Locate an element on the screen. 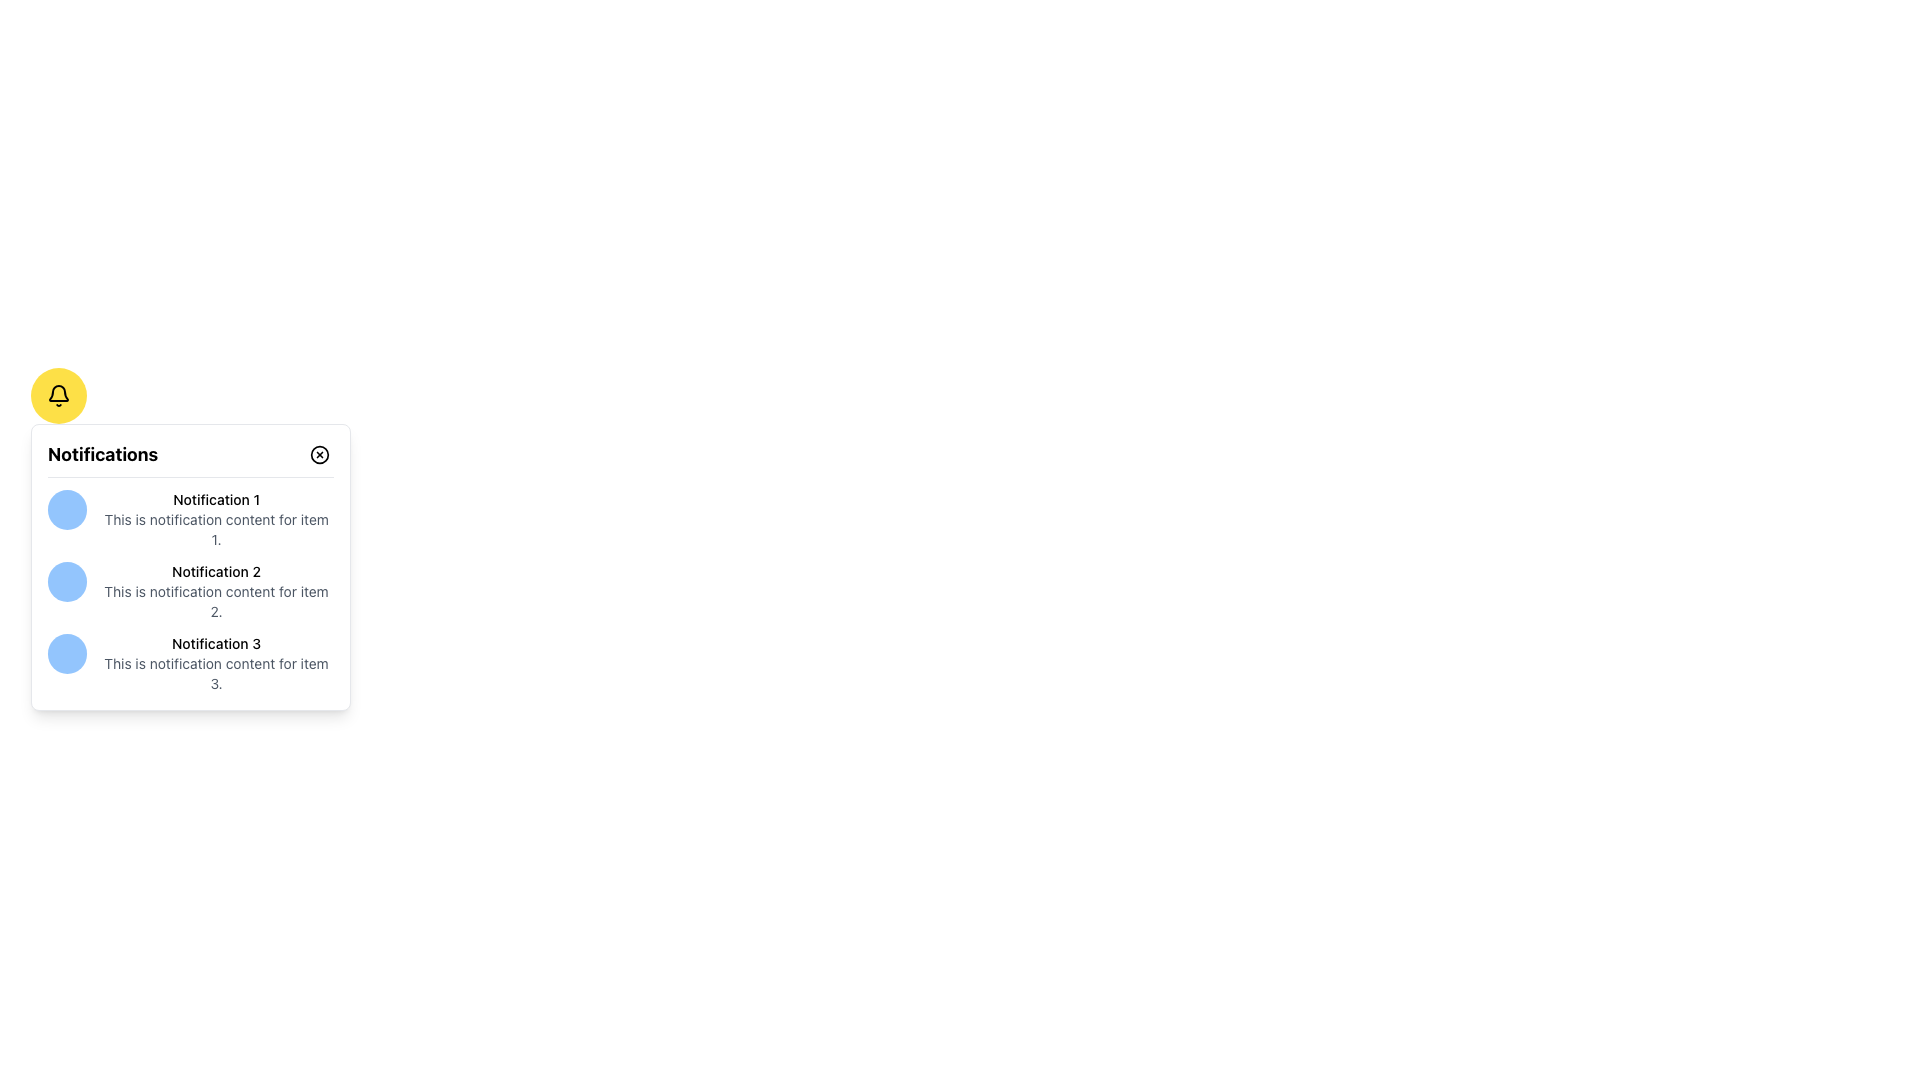  the third notification entry in the notification panel, which includes a circular blue icon and the text 'Notification 3' with its description is located at coordinates (191, 663).